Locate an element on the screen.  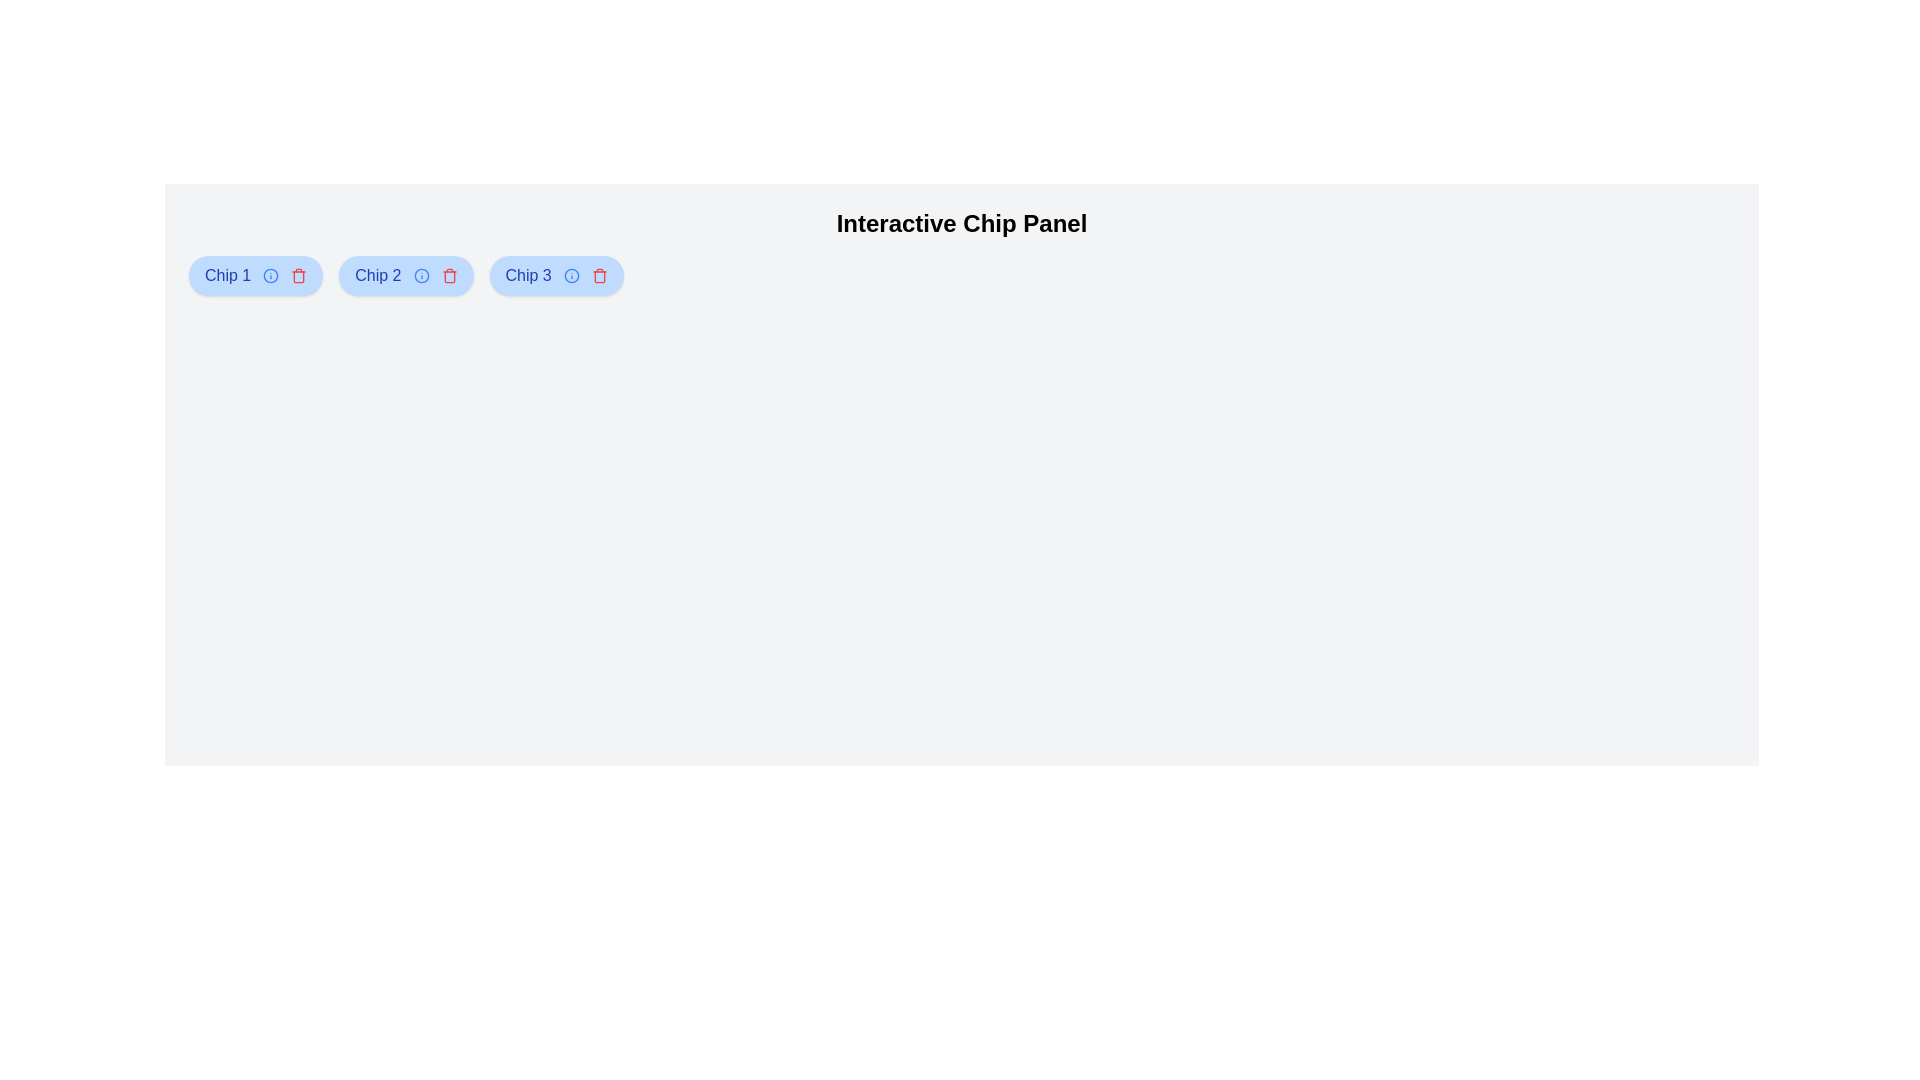
the info button of the chip labeled Chip 3 is located at coordinates (570, 276).